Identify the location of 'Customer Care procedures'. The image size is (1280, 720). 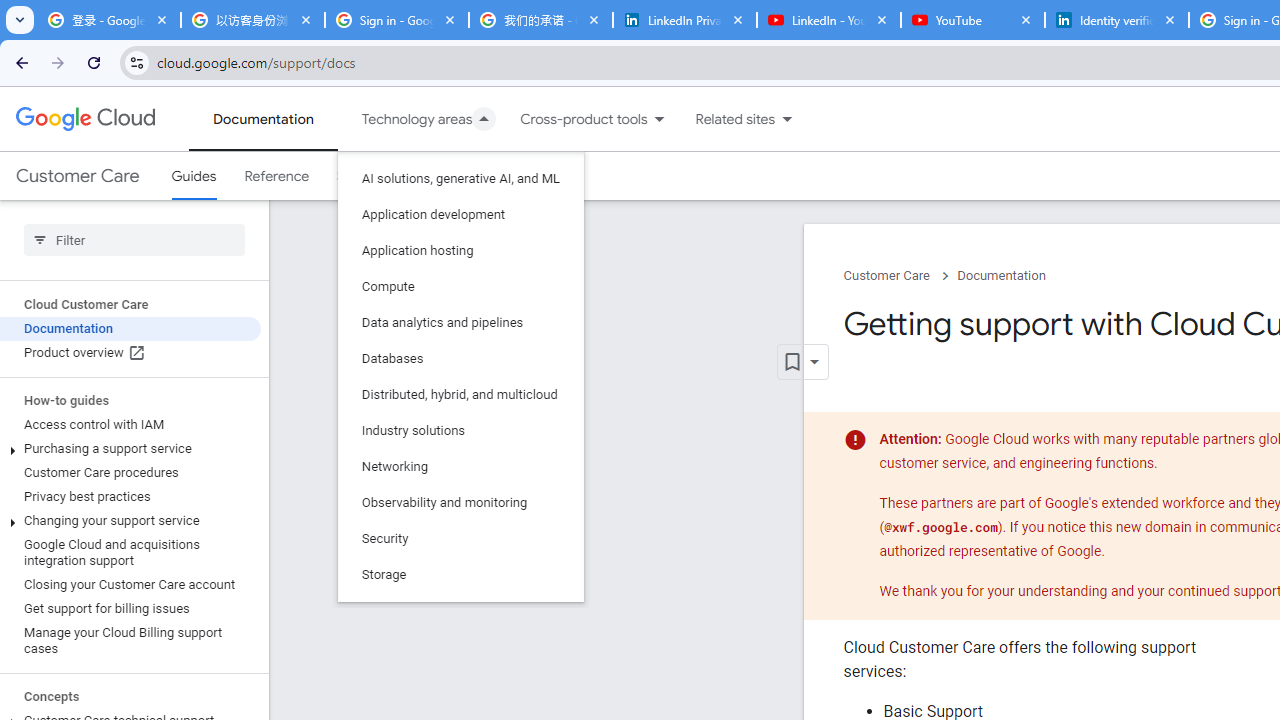
(129, 473).